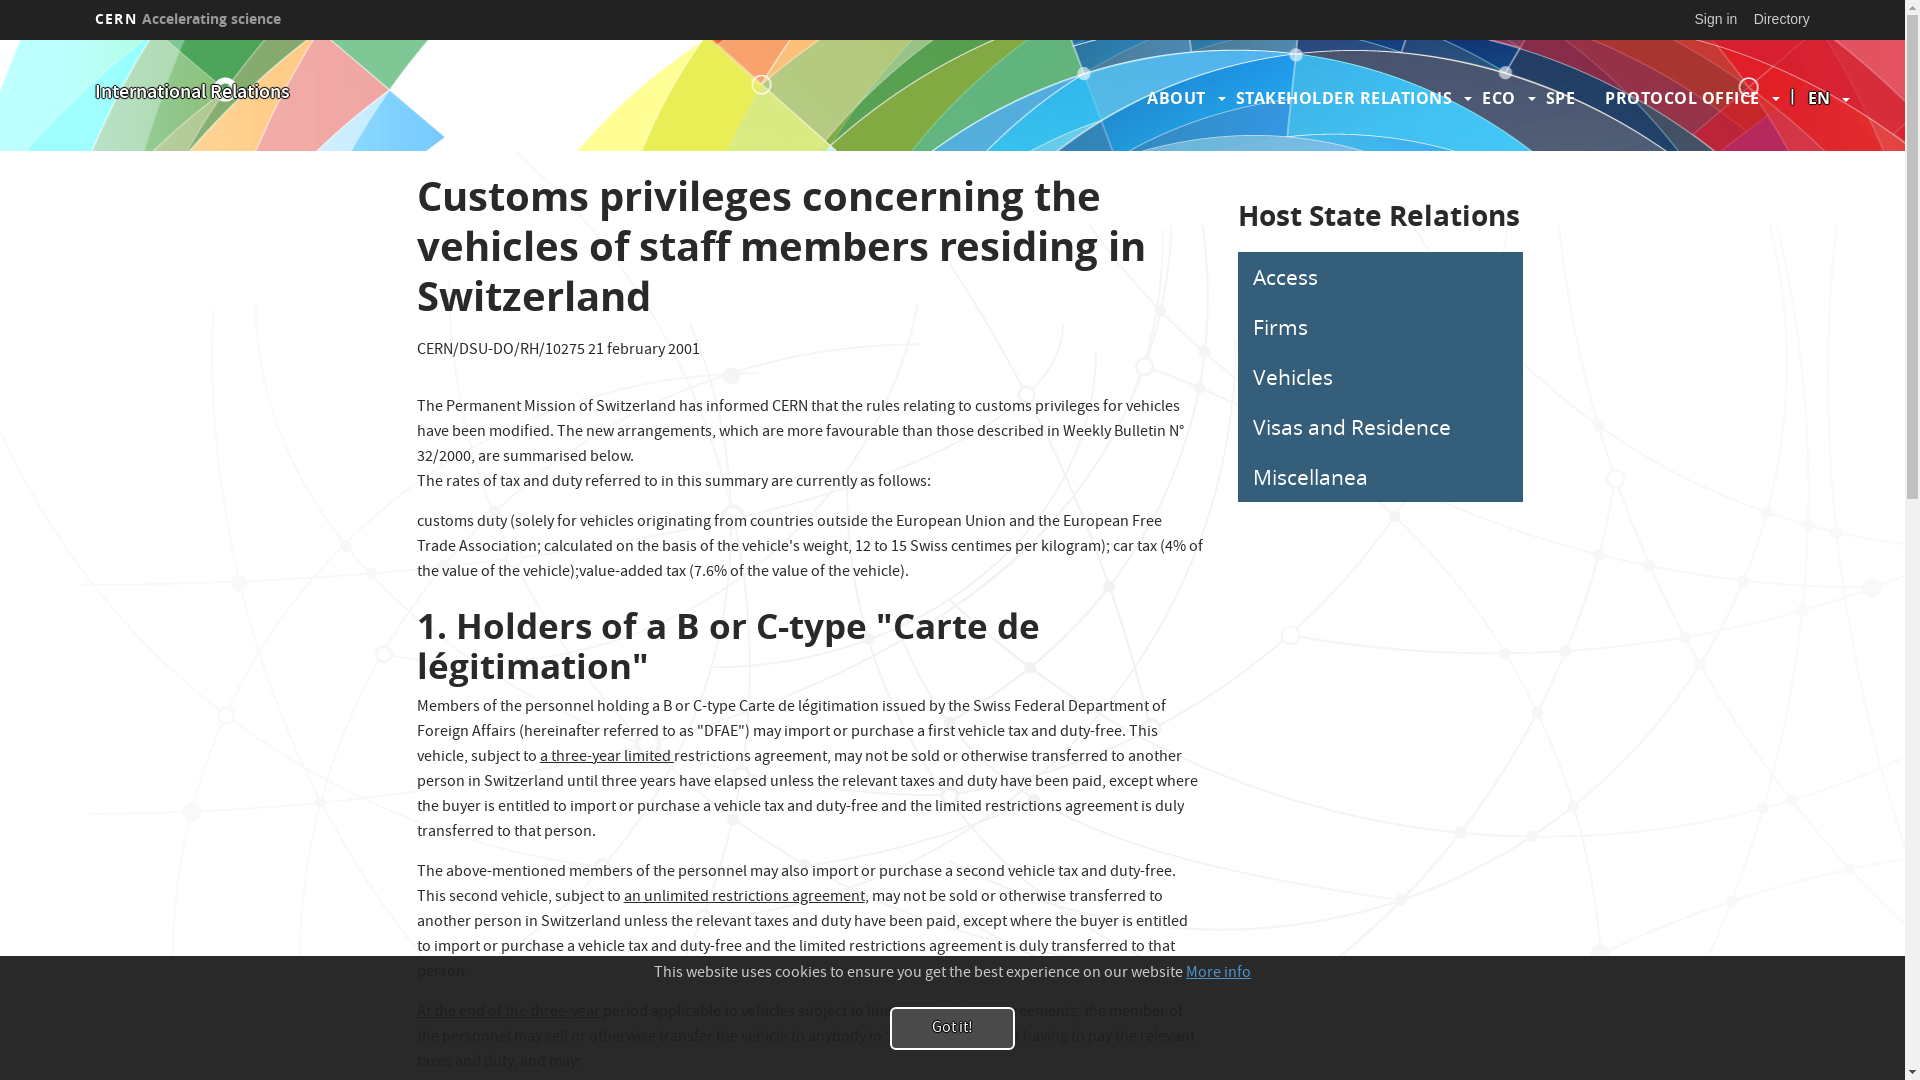  I want to click on 'Got it!', so click(951, 1028).